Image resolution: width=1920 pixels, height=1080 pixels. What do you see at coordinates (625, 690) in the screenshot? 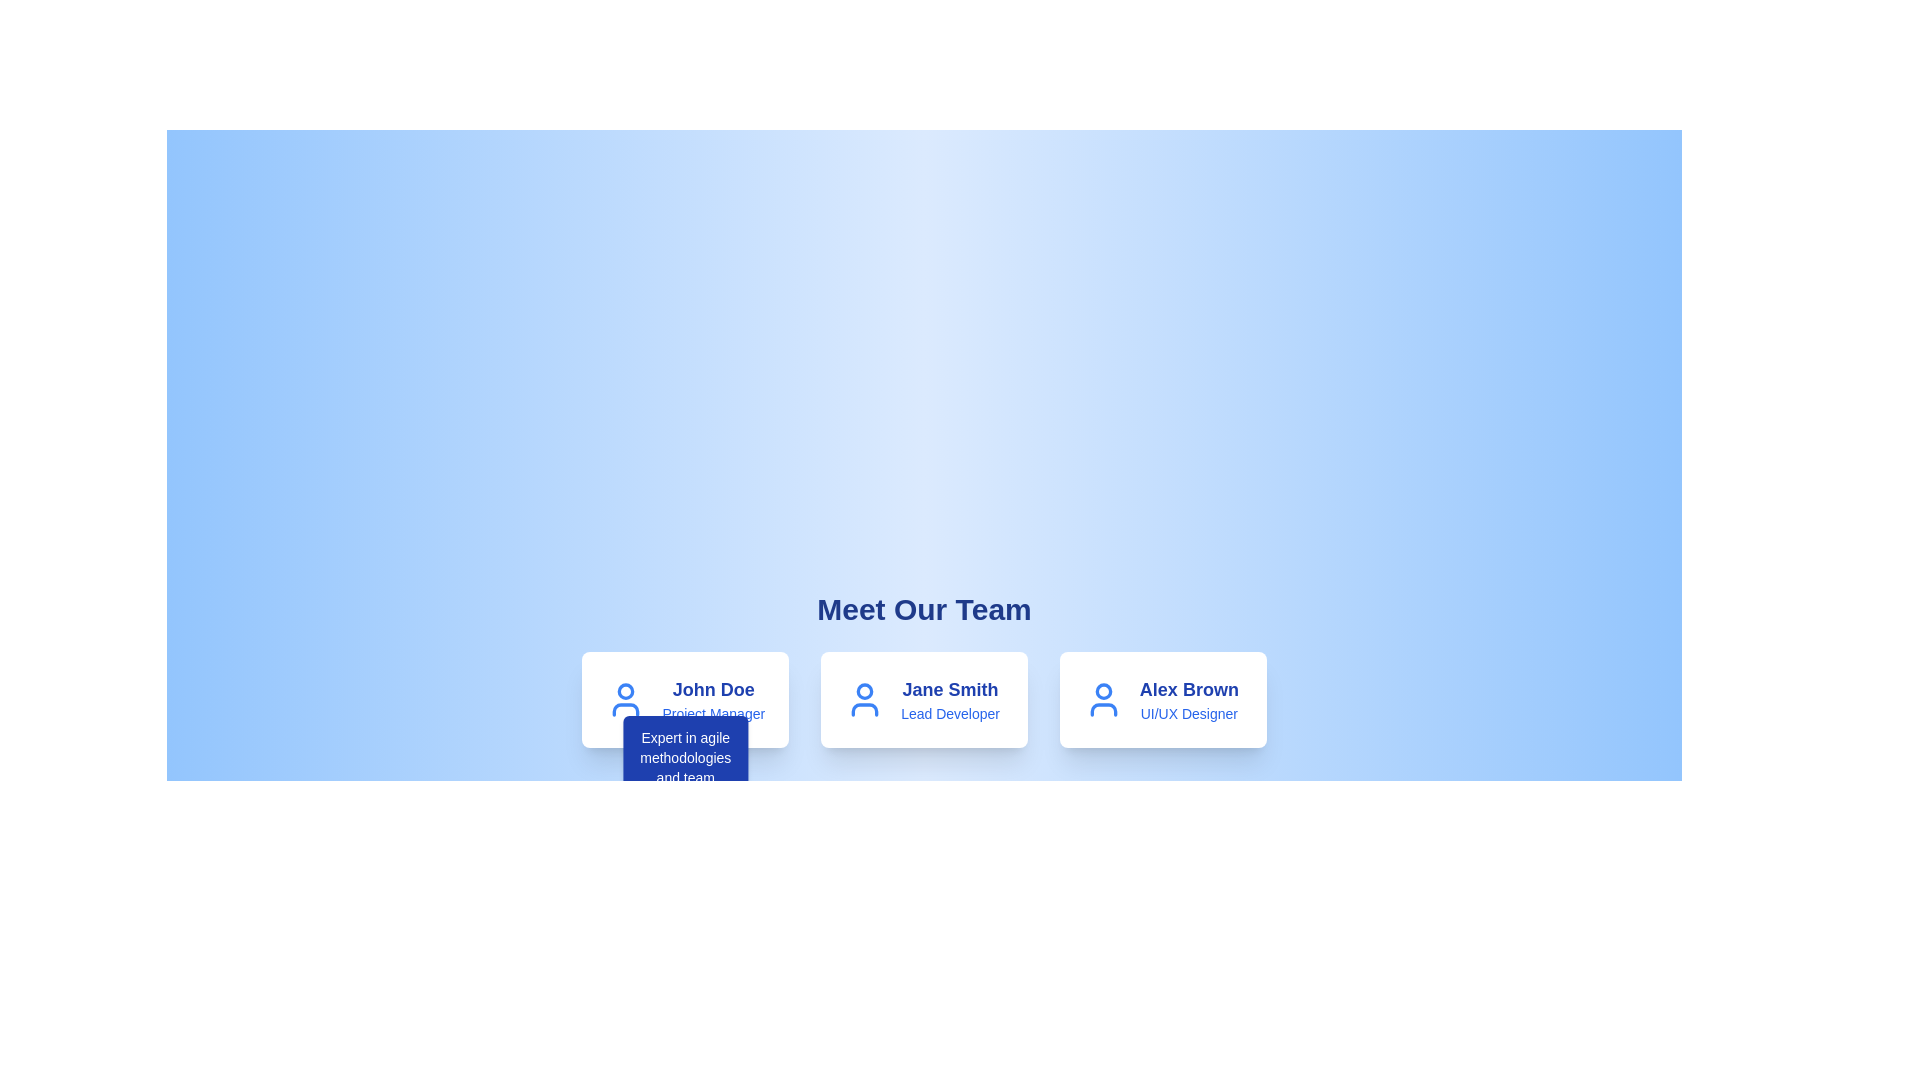
I see `the SVG graphic element representing the profile avatar of 'John Doe' to potentially display additional information or animations` at bounding box center [625, 690].